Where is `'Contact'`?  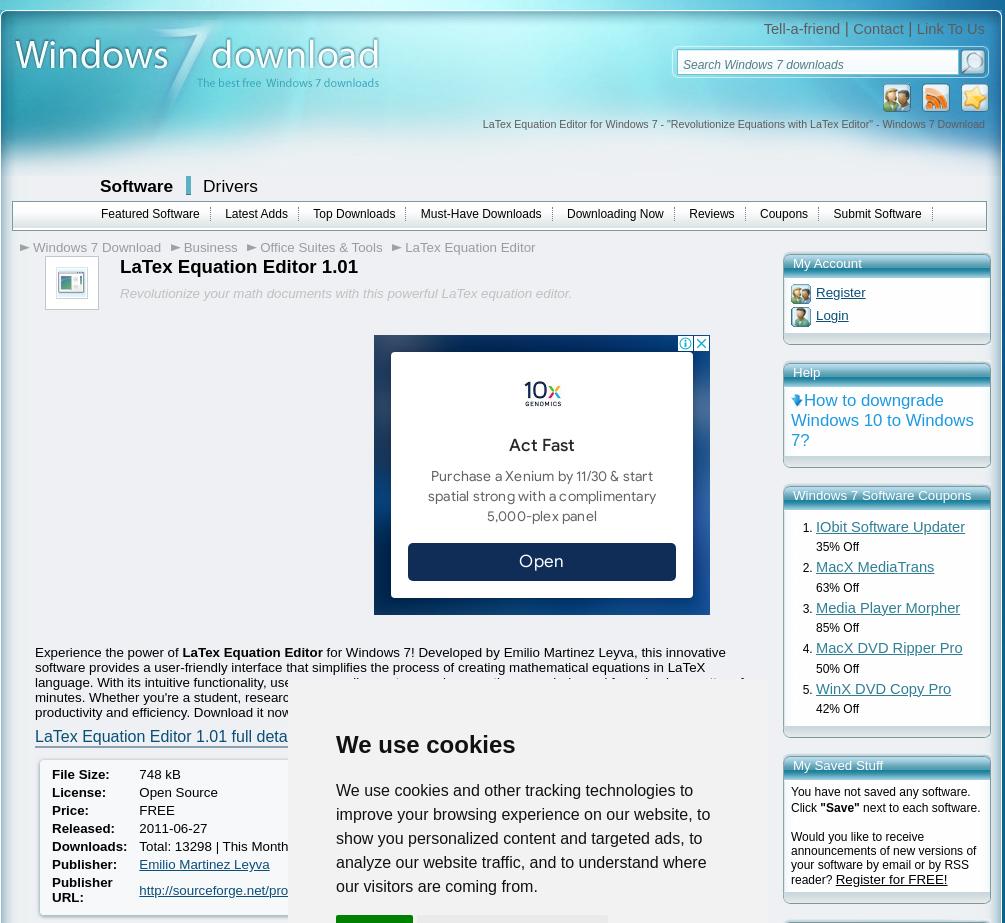 'Contact' is located at coordinates (876, 28).